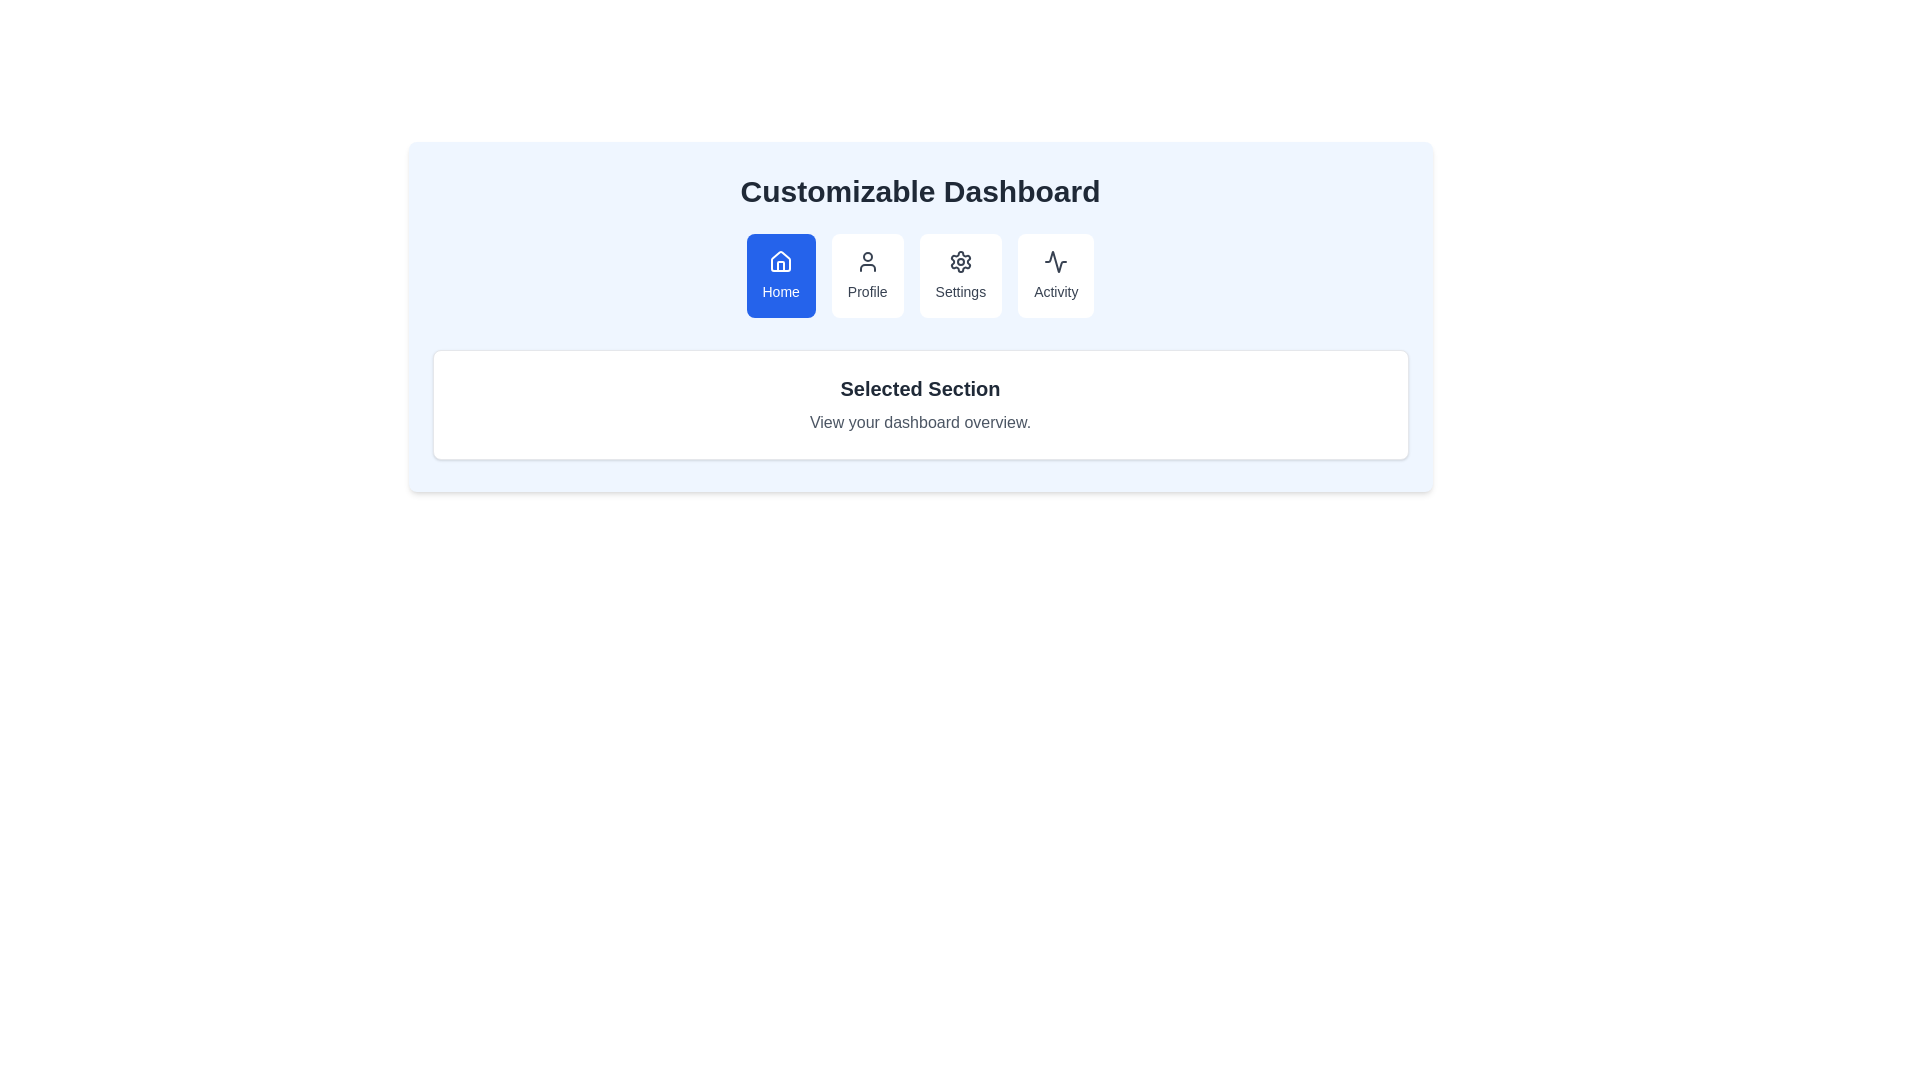 The image size is (1920, 1080). What do you see at coordinates (919, 389) in the screenshot?
I see `the header text element that provides context for the section below it, located above the 'View your dashboard overview.' text` at bounding box center [919, 389].